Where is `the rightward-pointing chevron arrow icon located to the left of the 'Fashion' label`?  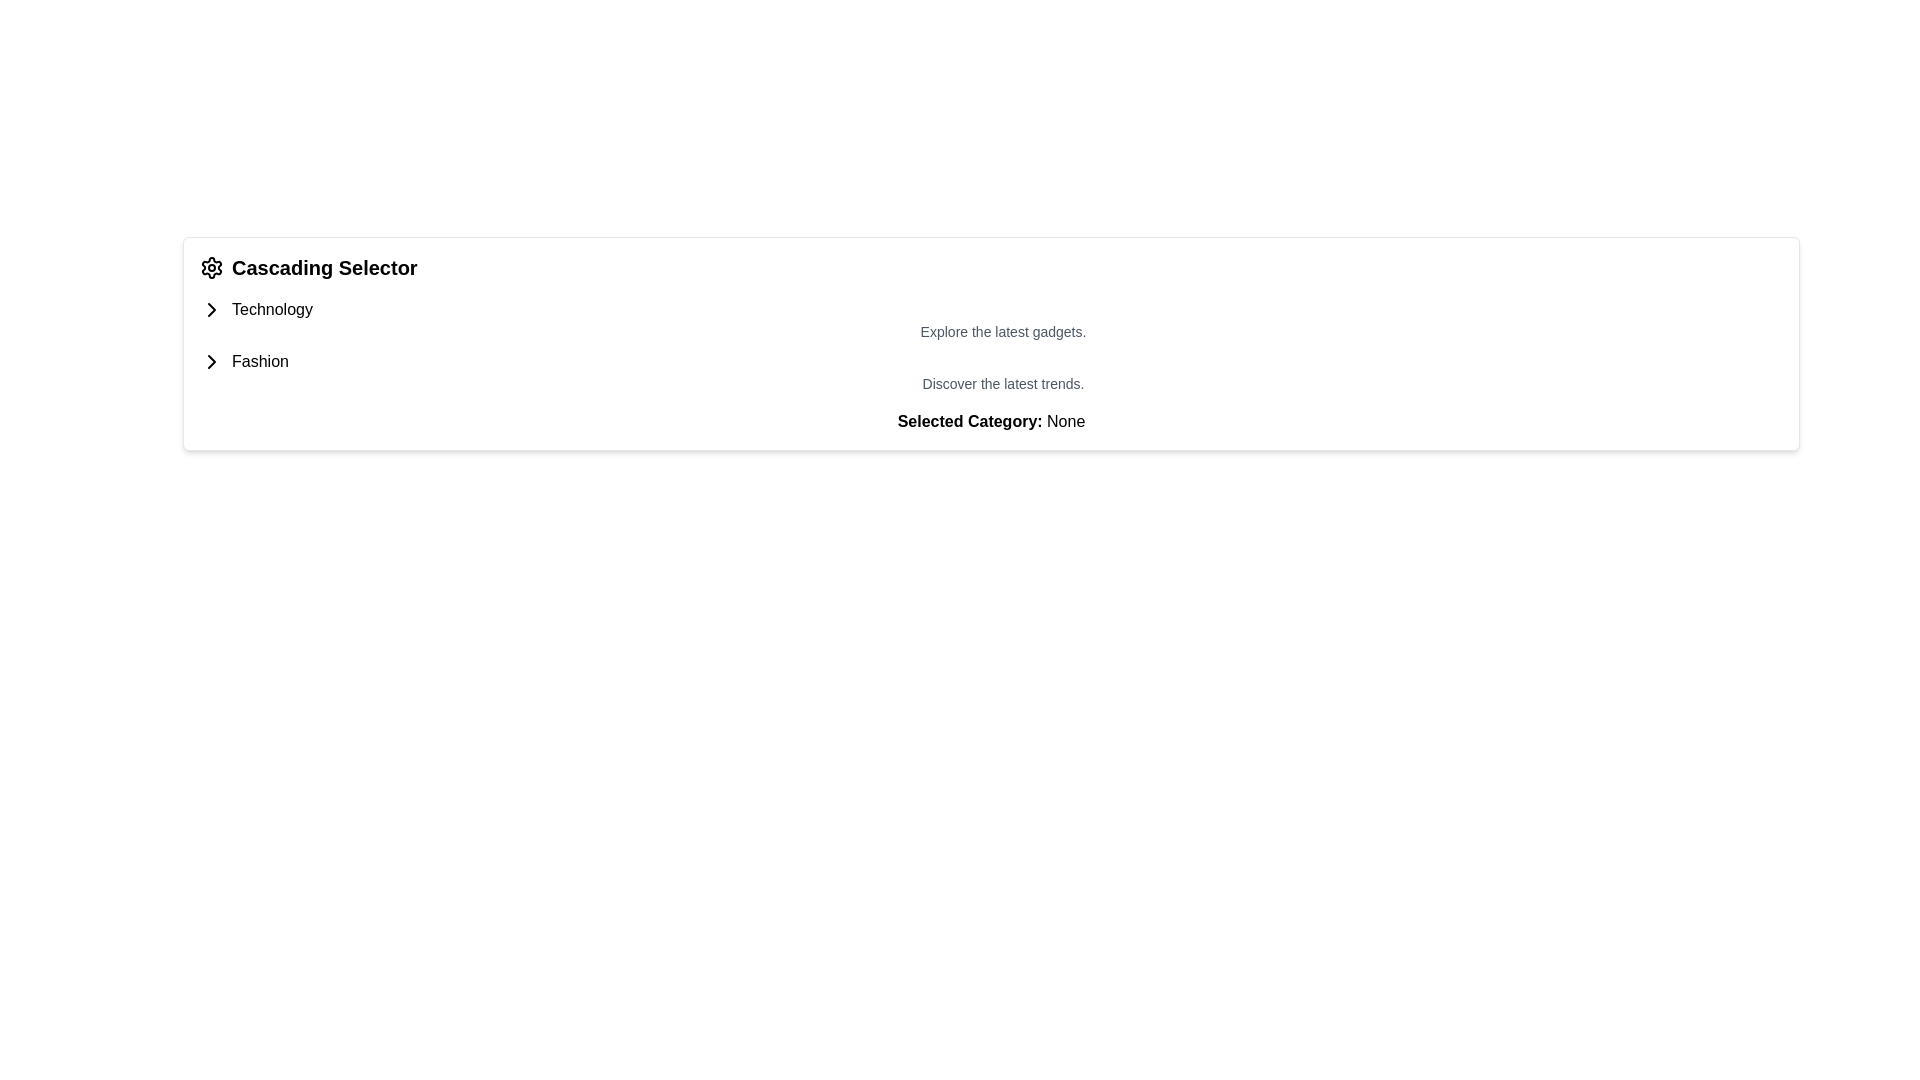 the rightward-pointing chevron arrow icon located to the left of the 'Fashion' label is located at coordinates (211, 309).